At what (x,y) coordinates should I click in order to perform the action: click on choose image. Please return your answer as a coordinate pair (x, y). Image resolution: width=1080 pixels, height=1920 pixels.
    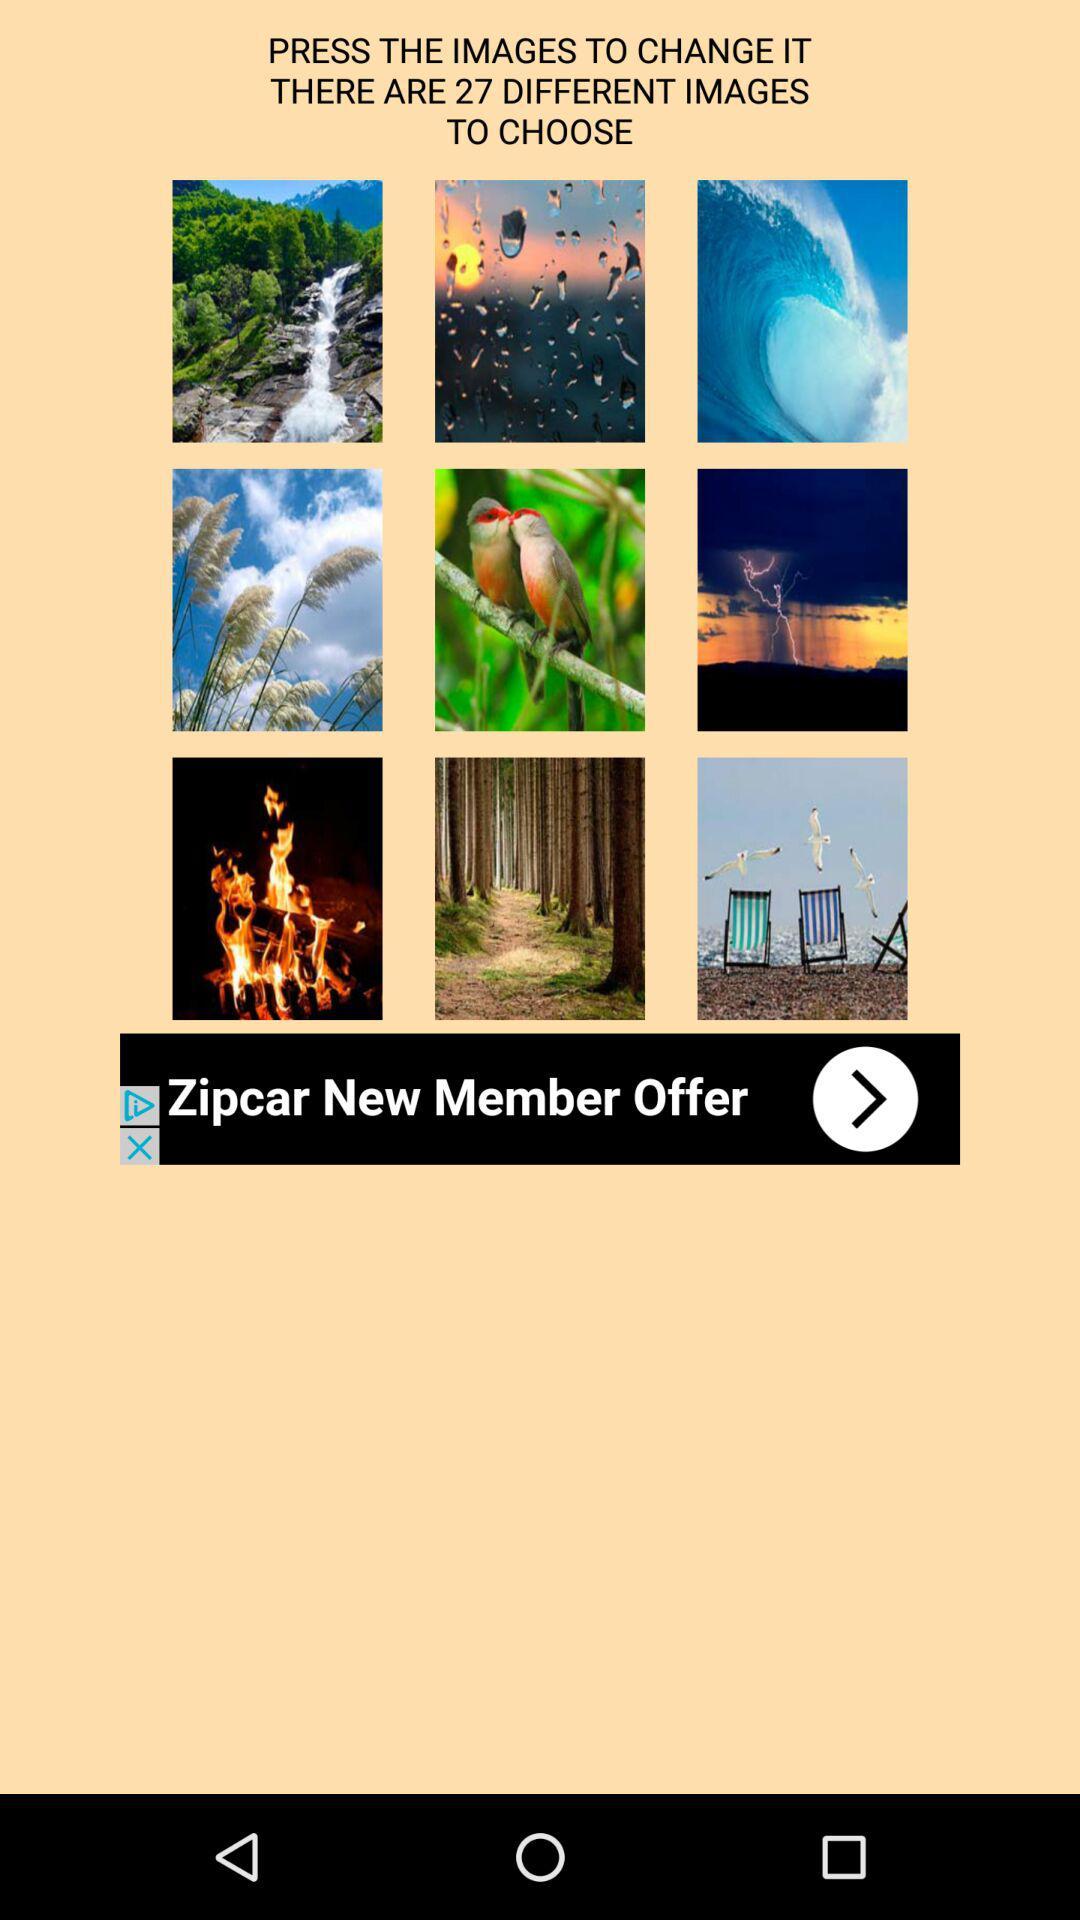
    Looking at the image, I should click on (540, 887).